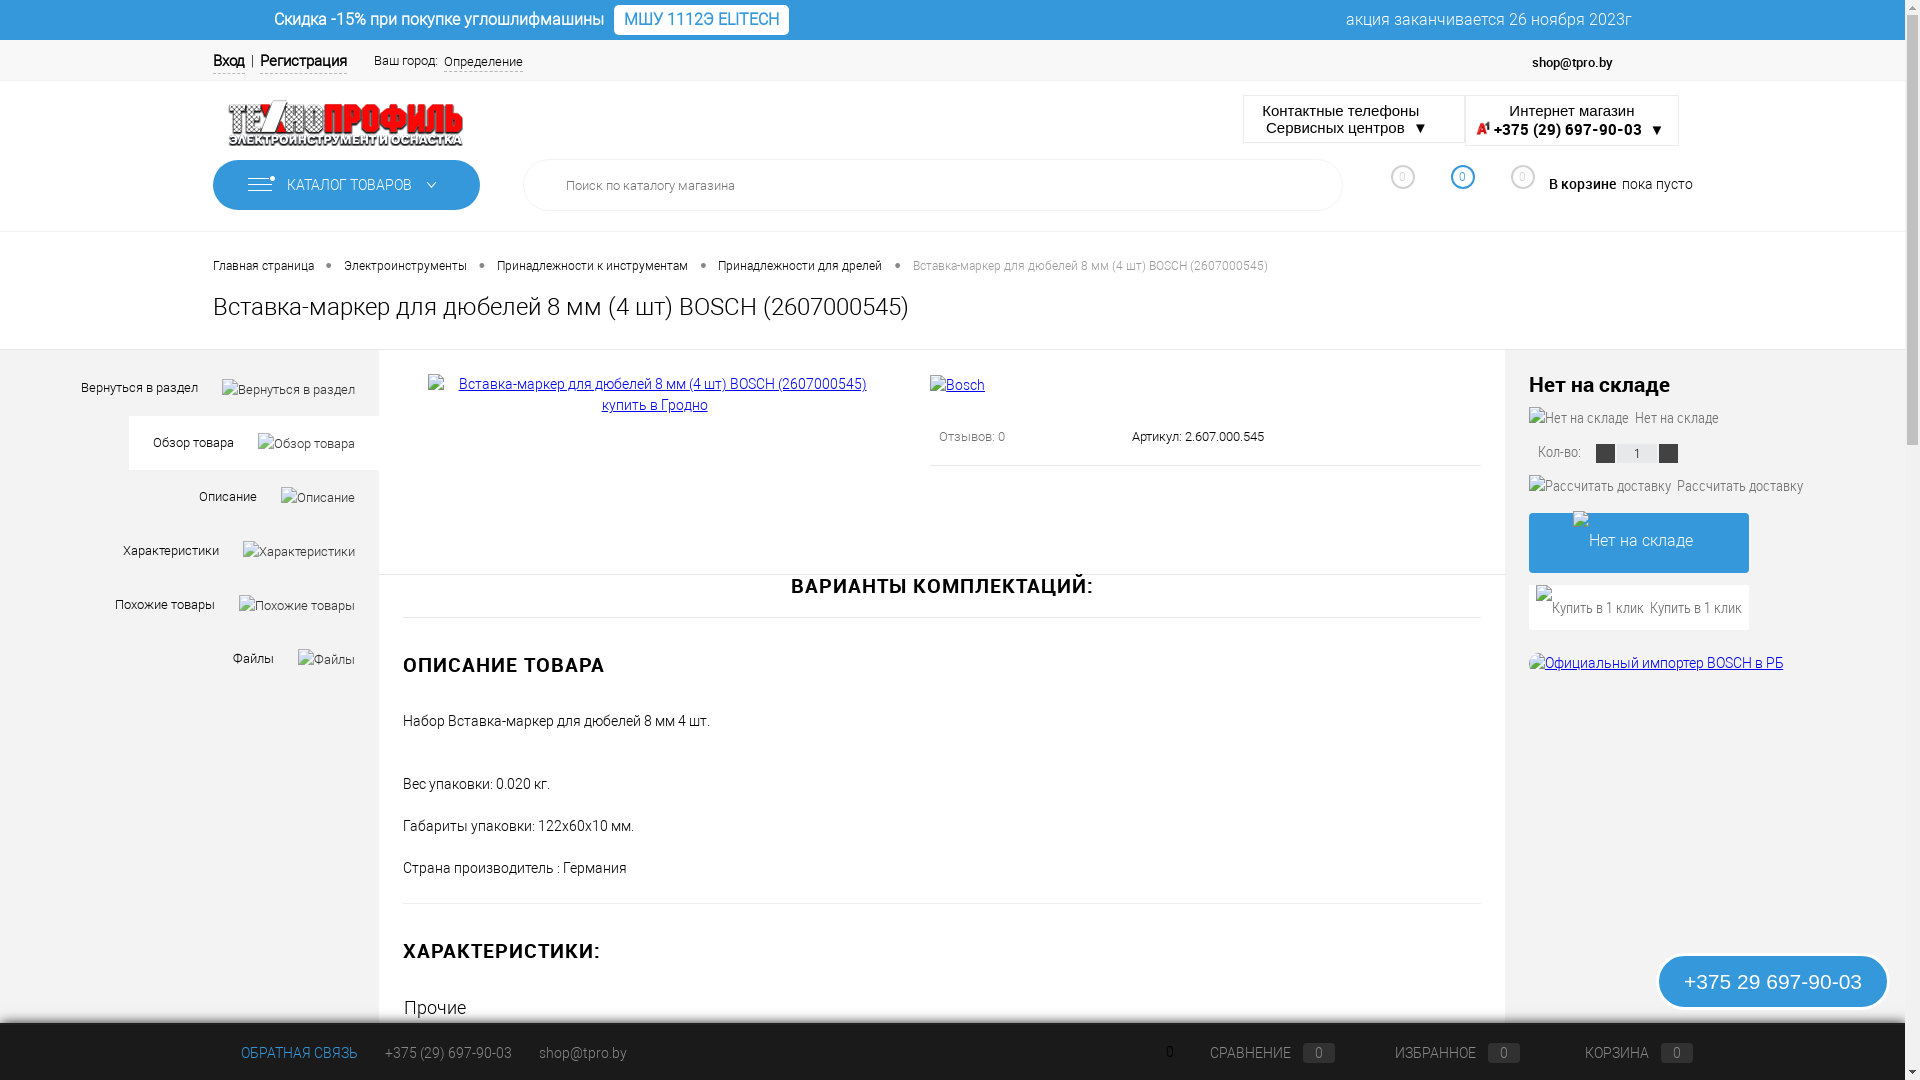 The height and width of the screenshot is (1080, 1920). Describe the element at coordinates (1476, 127) in the screenshot. I see `'200px-A1_Logo_Red.jpg'` at that location.